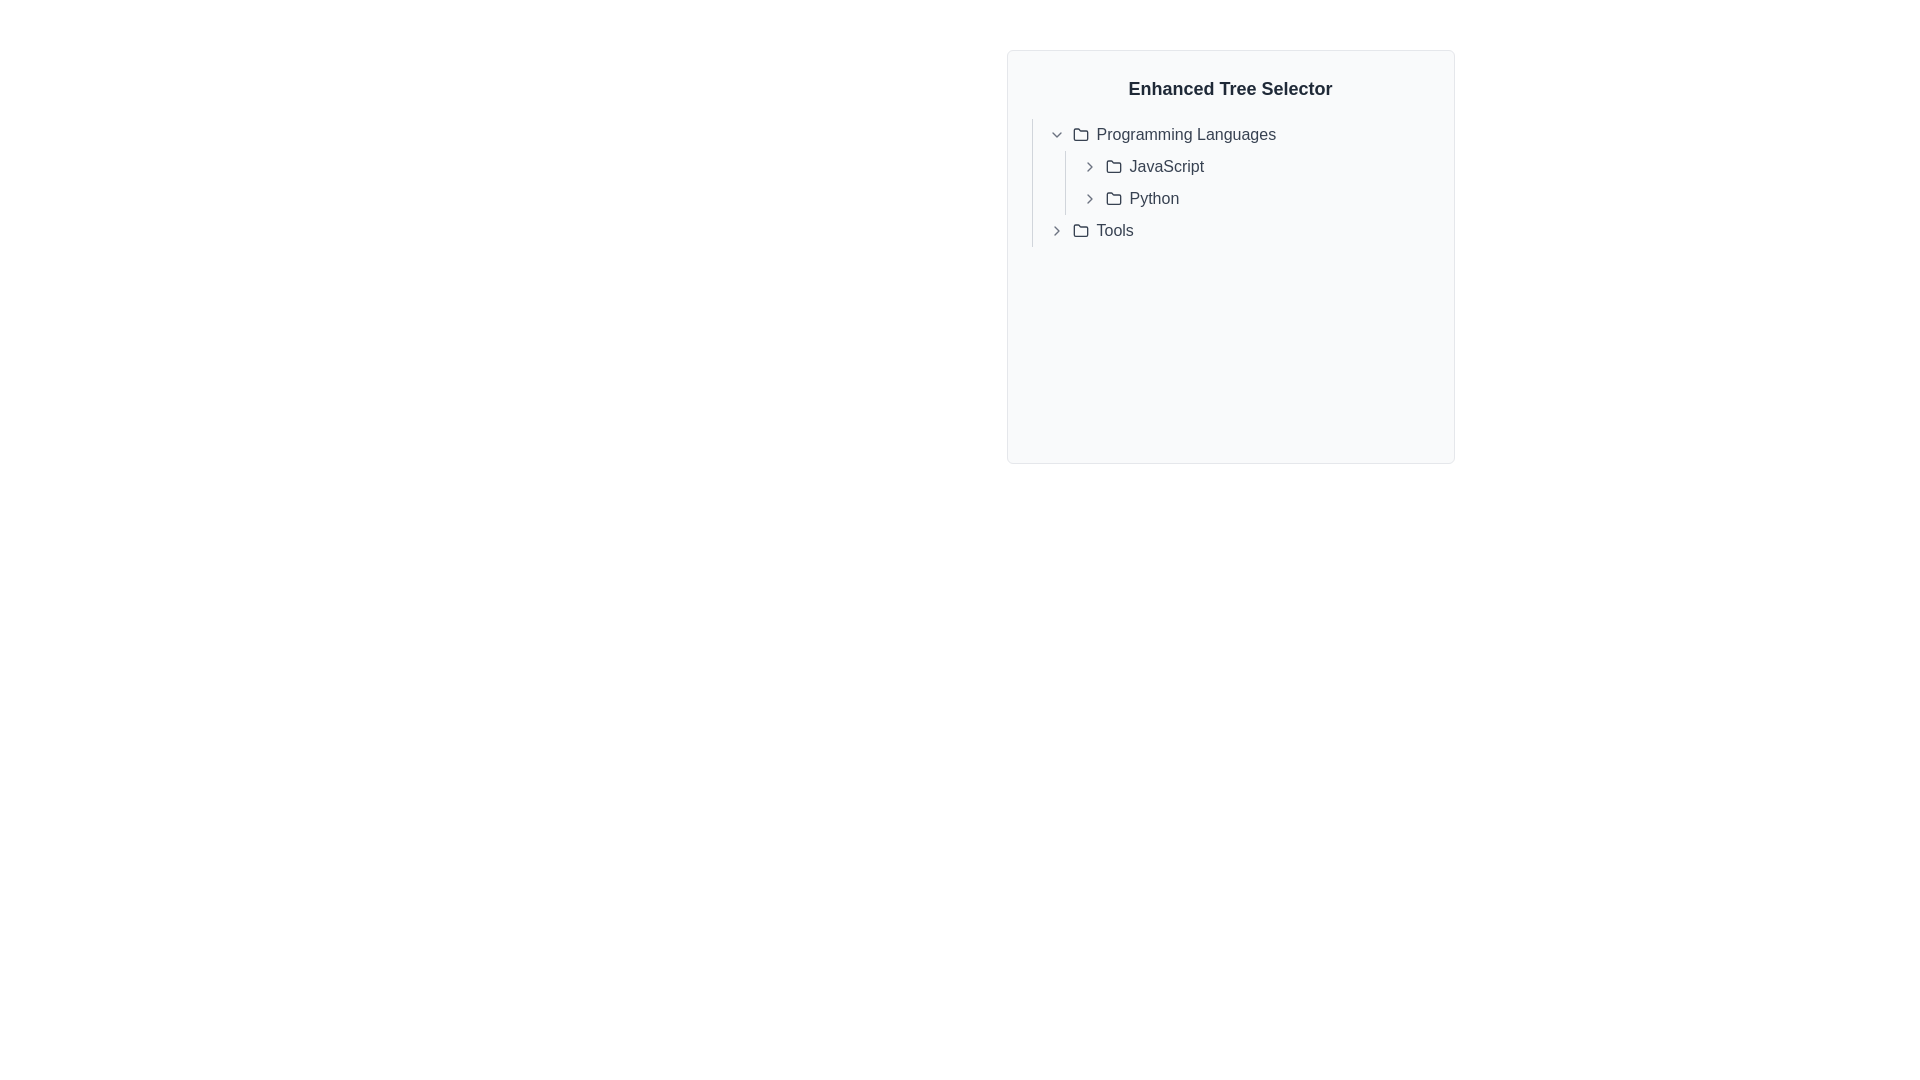 The width and height of the screenshot is (1920, 1080). What do you see at coordinates (1166, 165) in the screenshot?
I see `the selectable label for 'JavaScript' to activate further options related to it` at bounding box center [1166, 165].